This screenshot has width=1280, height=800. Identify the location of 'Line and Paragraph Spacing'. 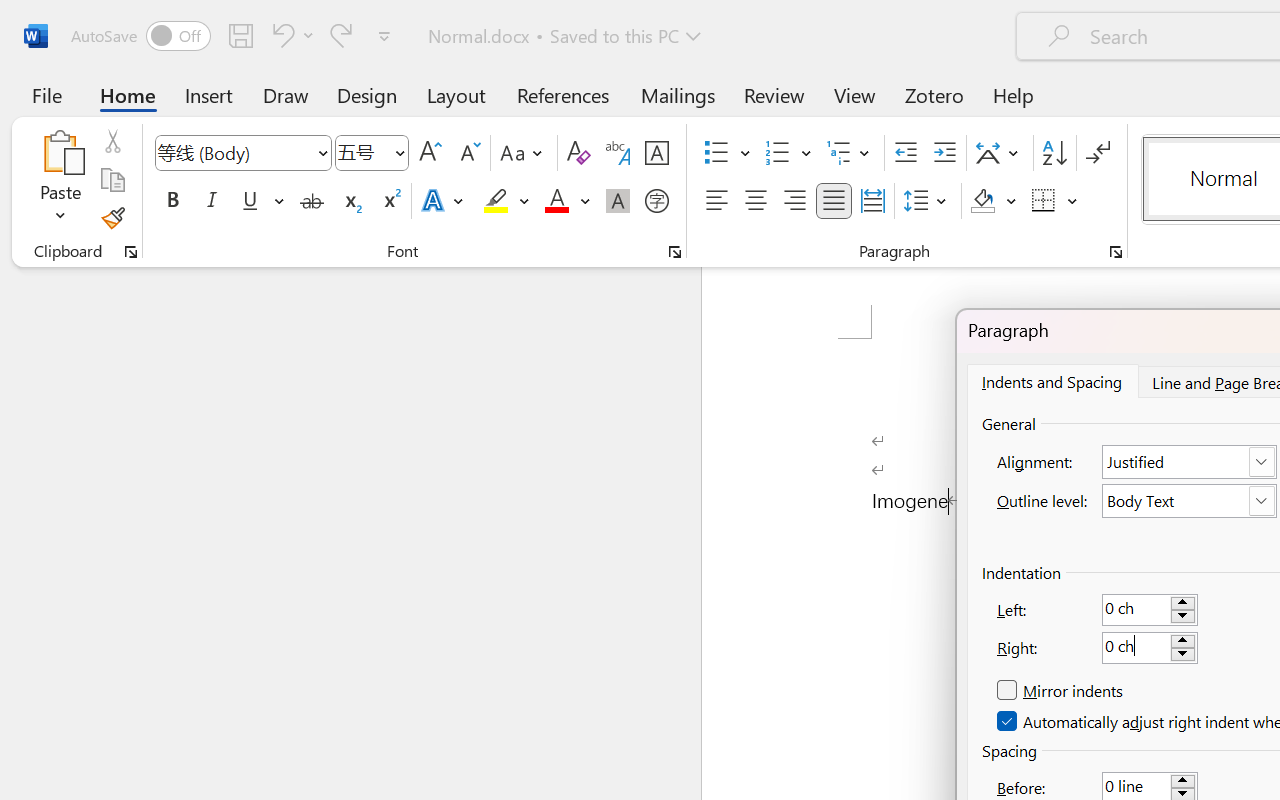
(927, 201).